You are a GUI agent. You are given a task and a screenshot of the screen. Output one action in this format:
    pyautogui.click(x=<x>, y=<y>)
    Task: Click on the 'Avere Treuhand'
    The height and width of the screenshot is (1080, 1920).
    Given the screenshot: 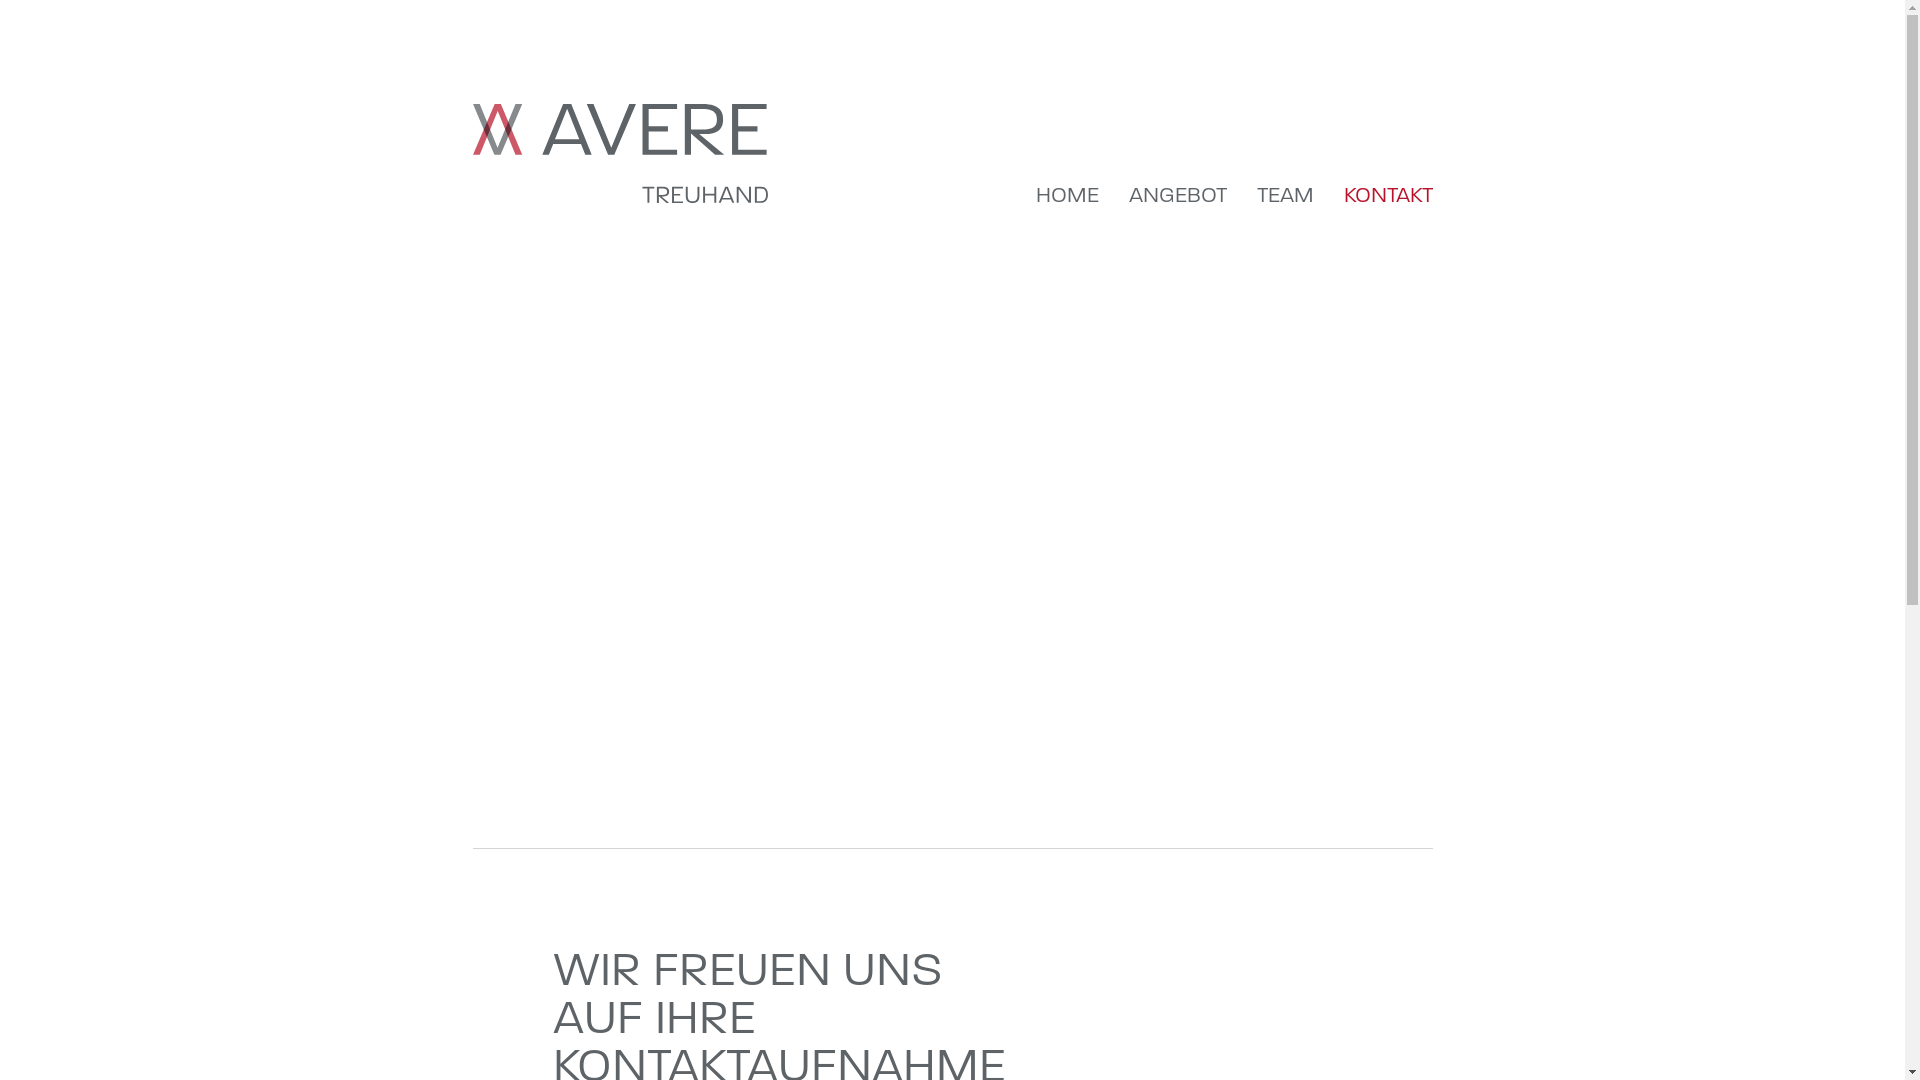 What is the action you would take?
    pyautogui.click(x=618, y=152)
    